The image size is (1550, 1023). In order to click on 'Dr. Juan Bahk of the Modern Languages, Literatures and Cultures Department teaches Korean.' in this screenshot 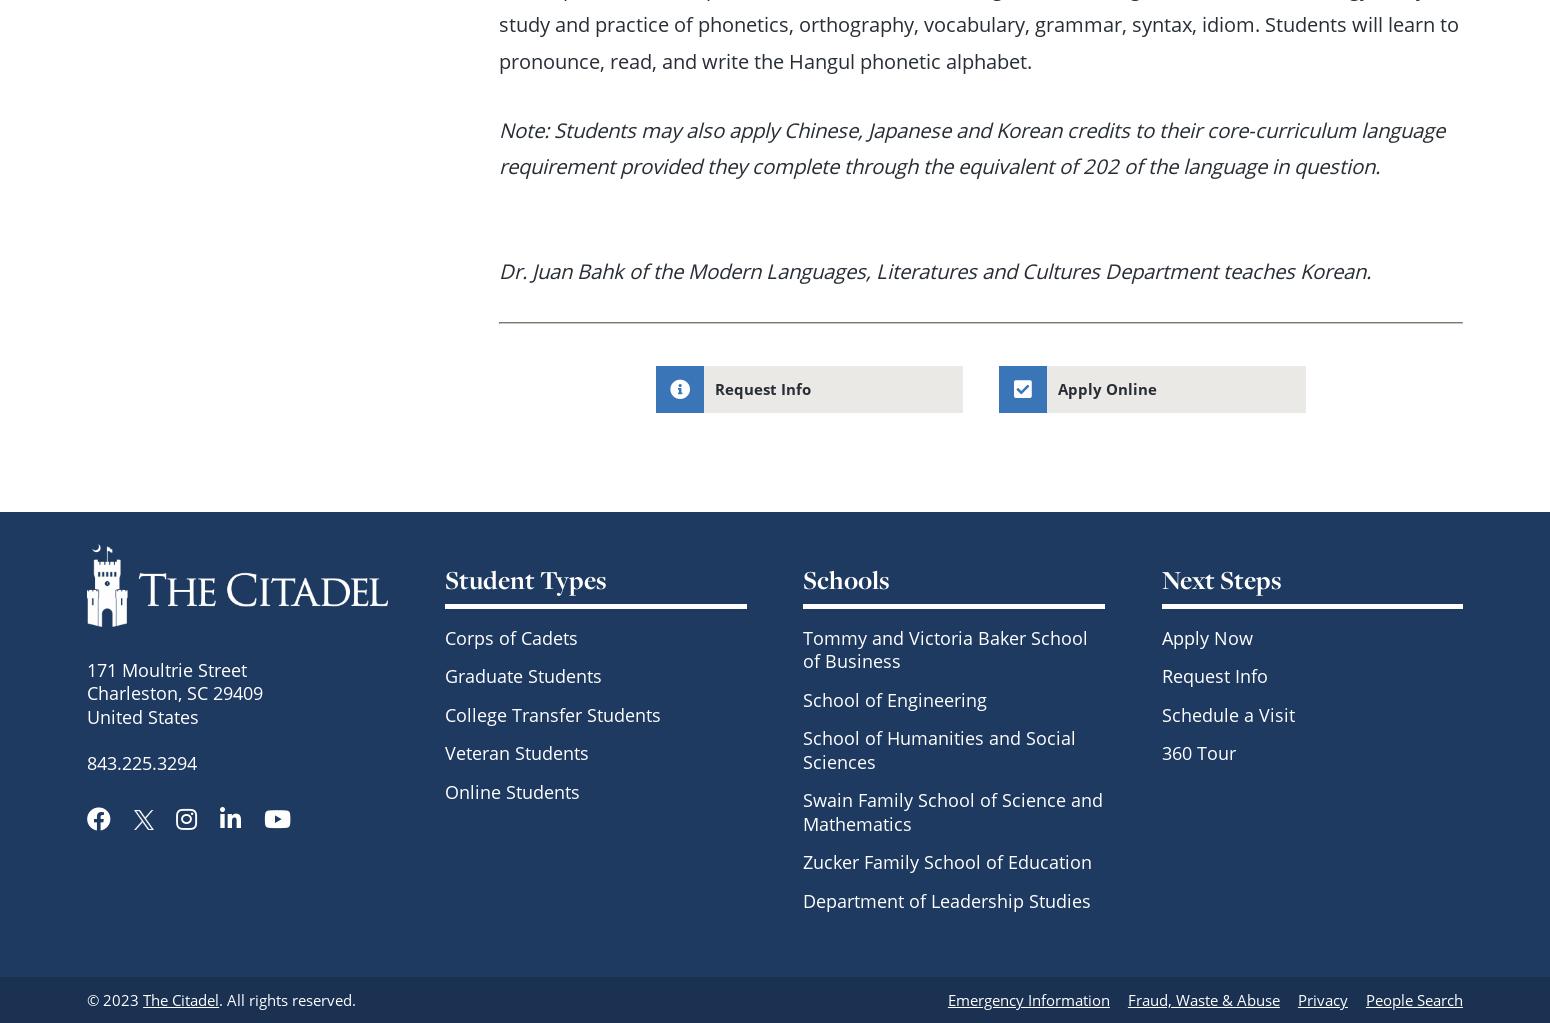, I will do `click(933, 270)`.